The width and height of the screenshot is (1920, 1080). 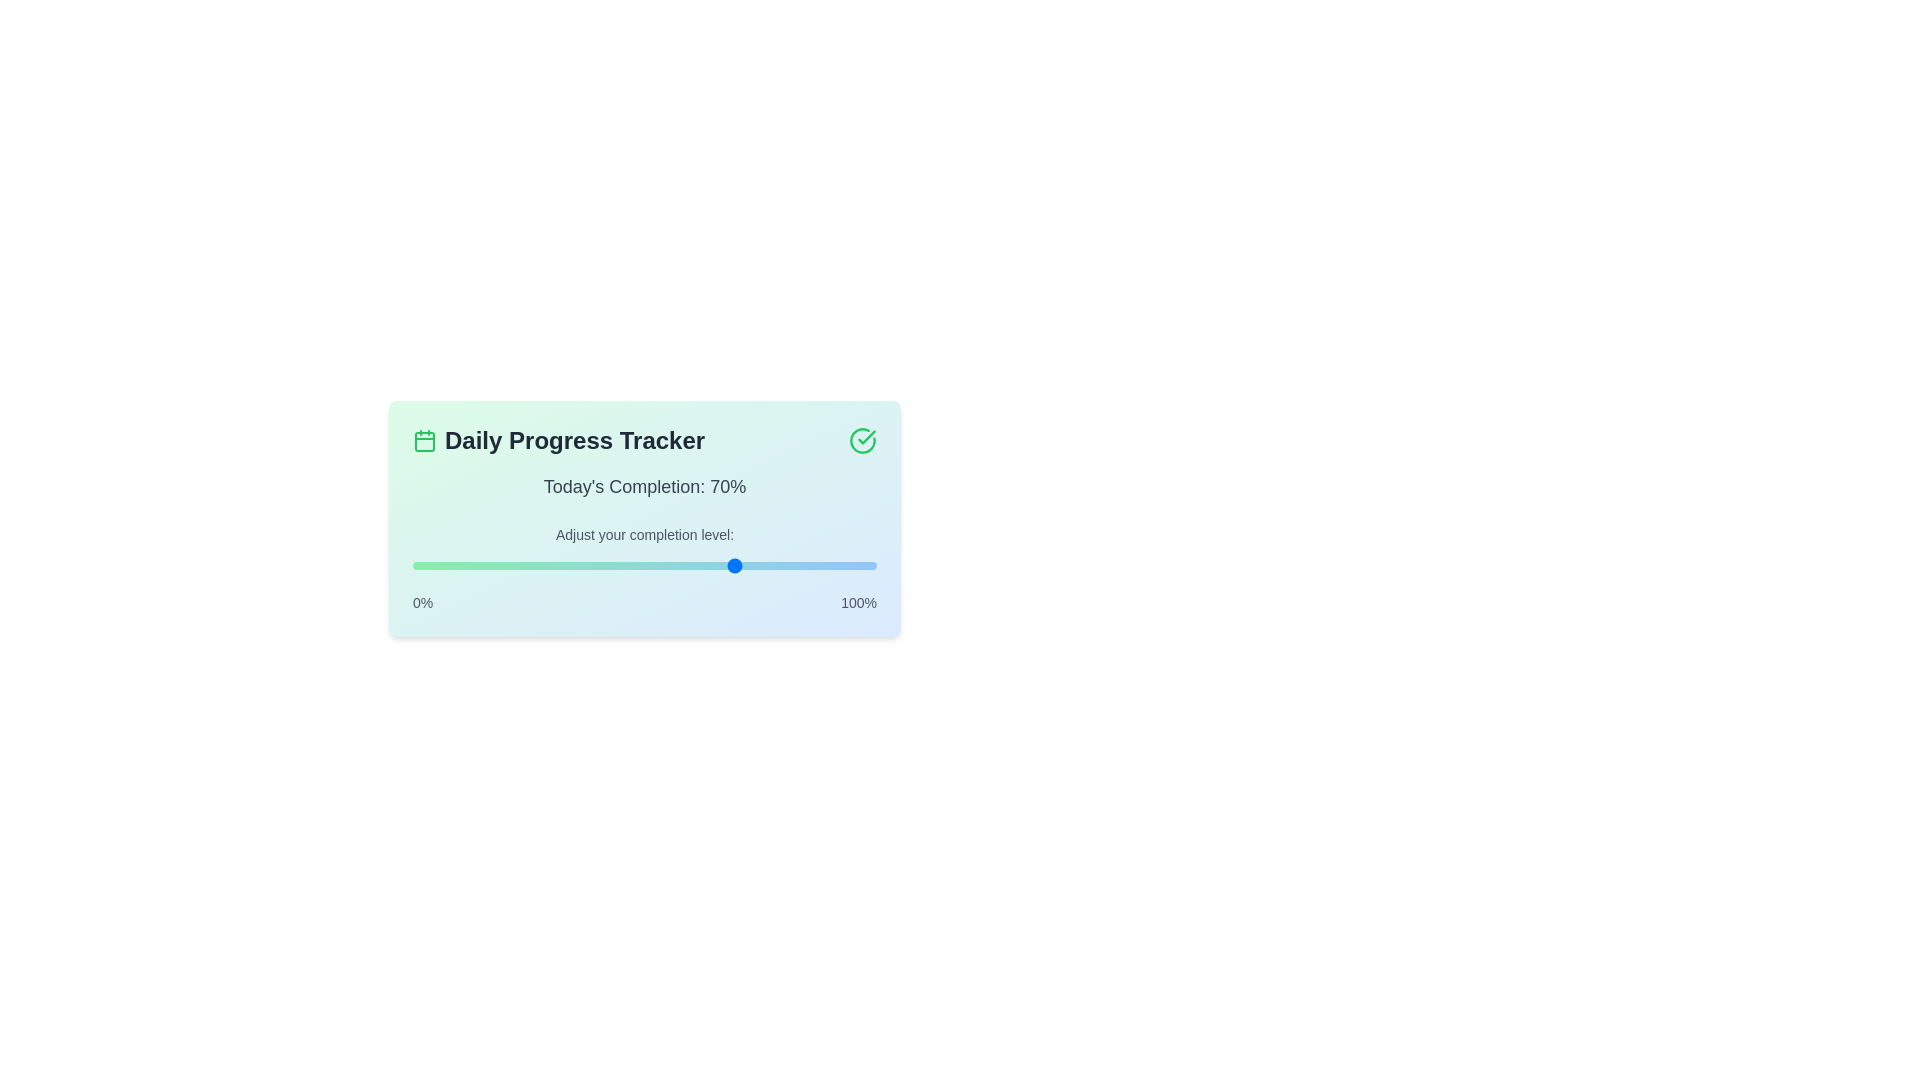 I want to click on the progress level to 76%, so click(x=764, y=566).